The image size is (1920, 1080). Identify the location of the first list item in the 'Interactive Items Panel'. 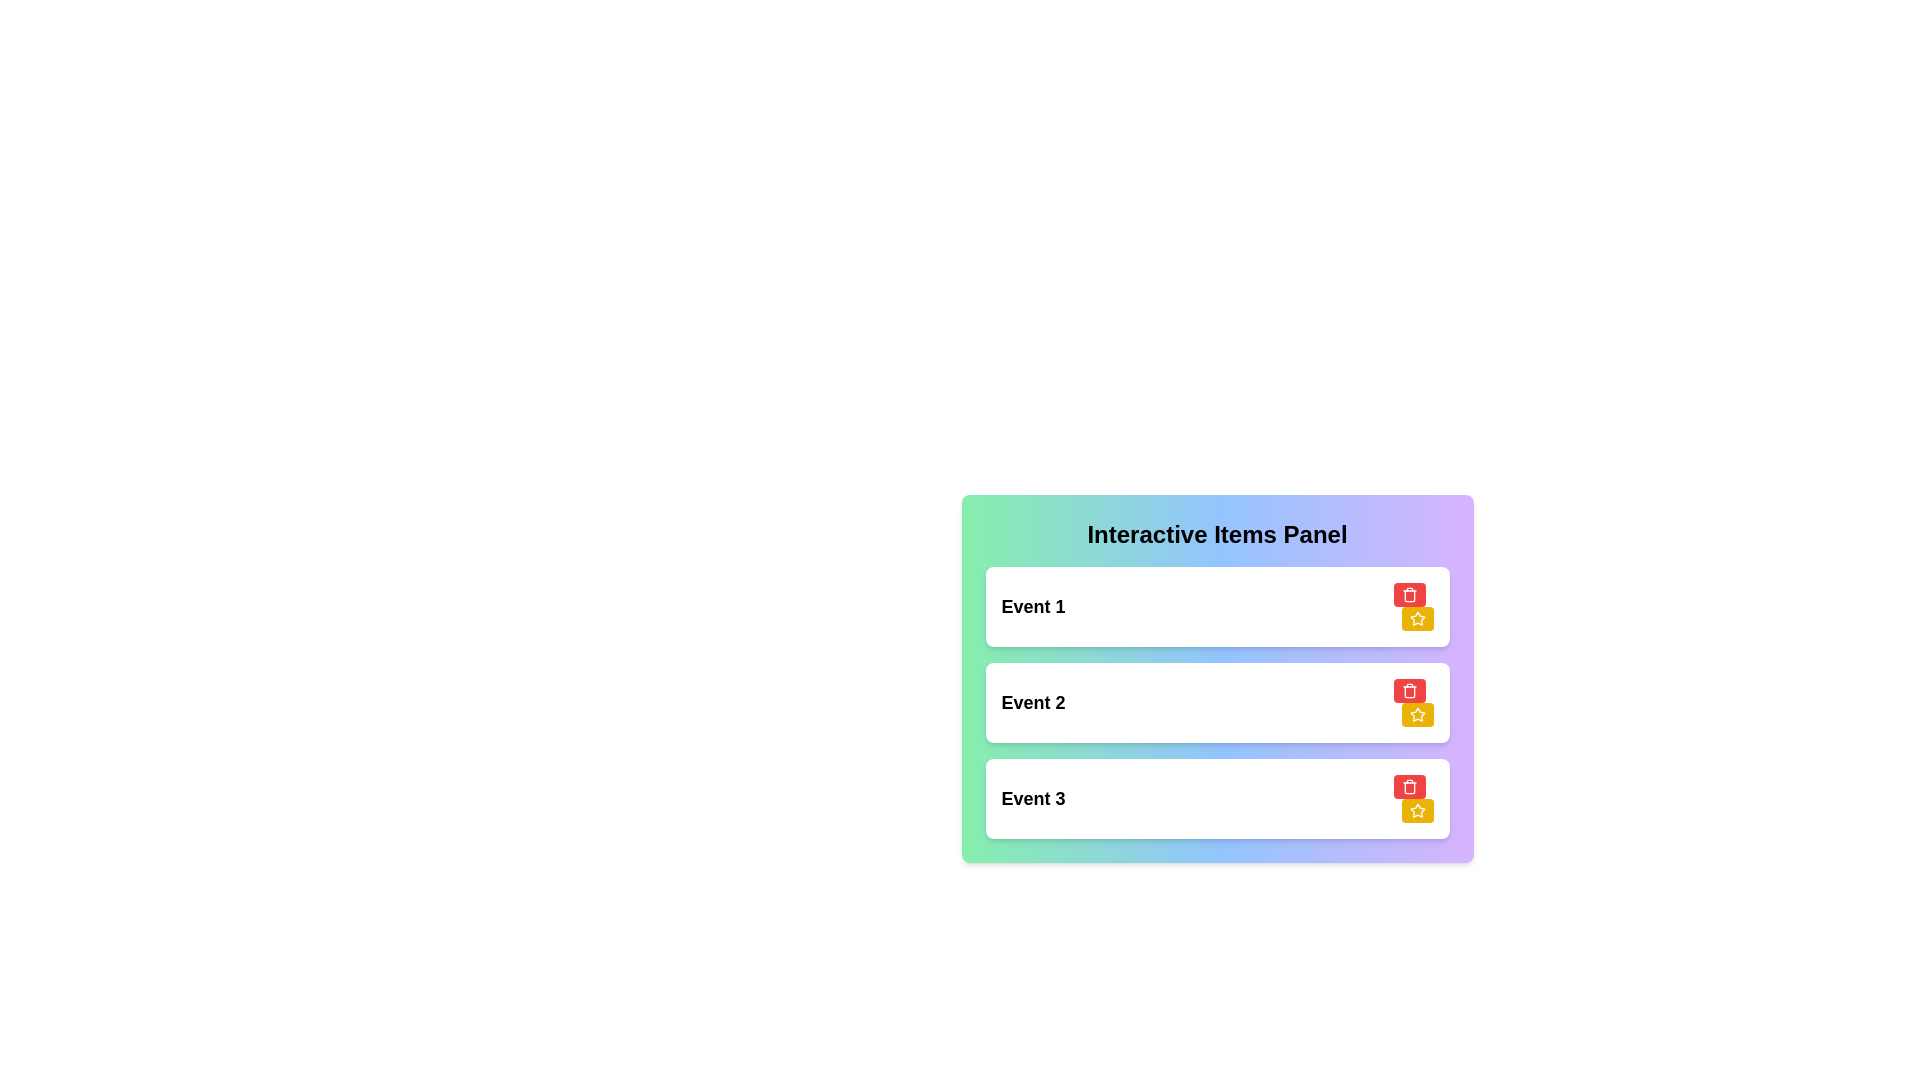
(1216, 605).